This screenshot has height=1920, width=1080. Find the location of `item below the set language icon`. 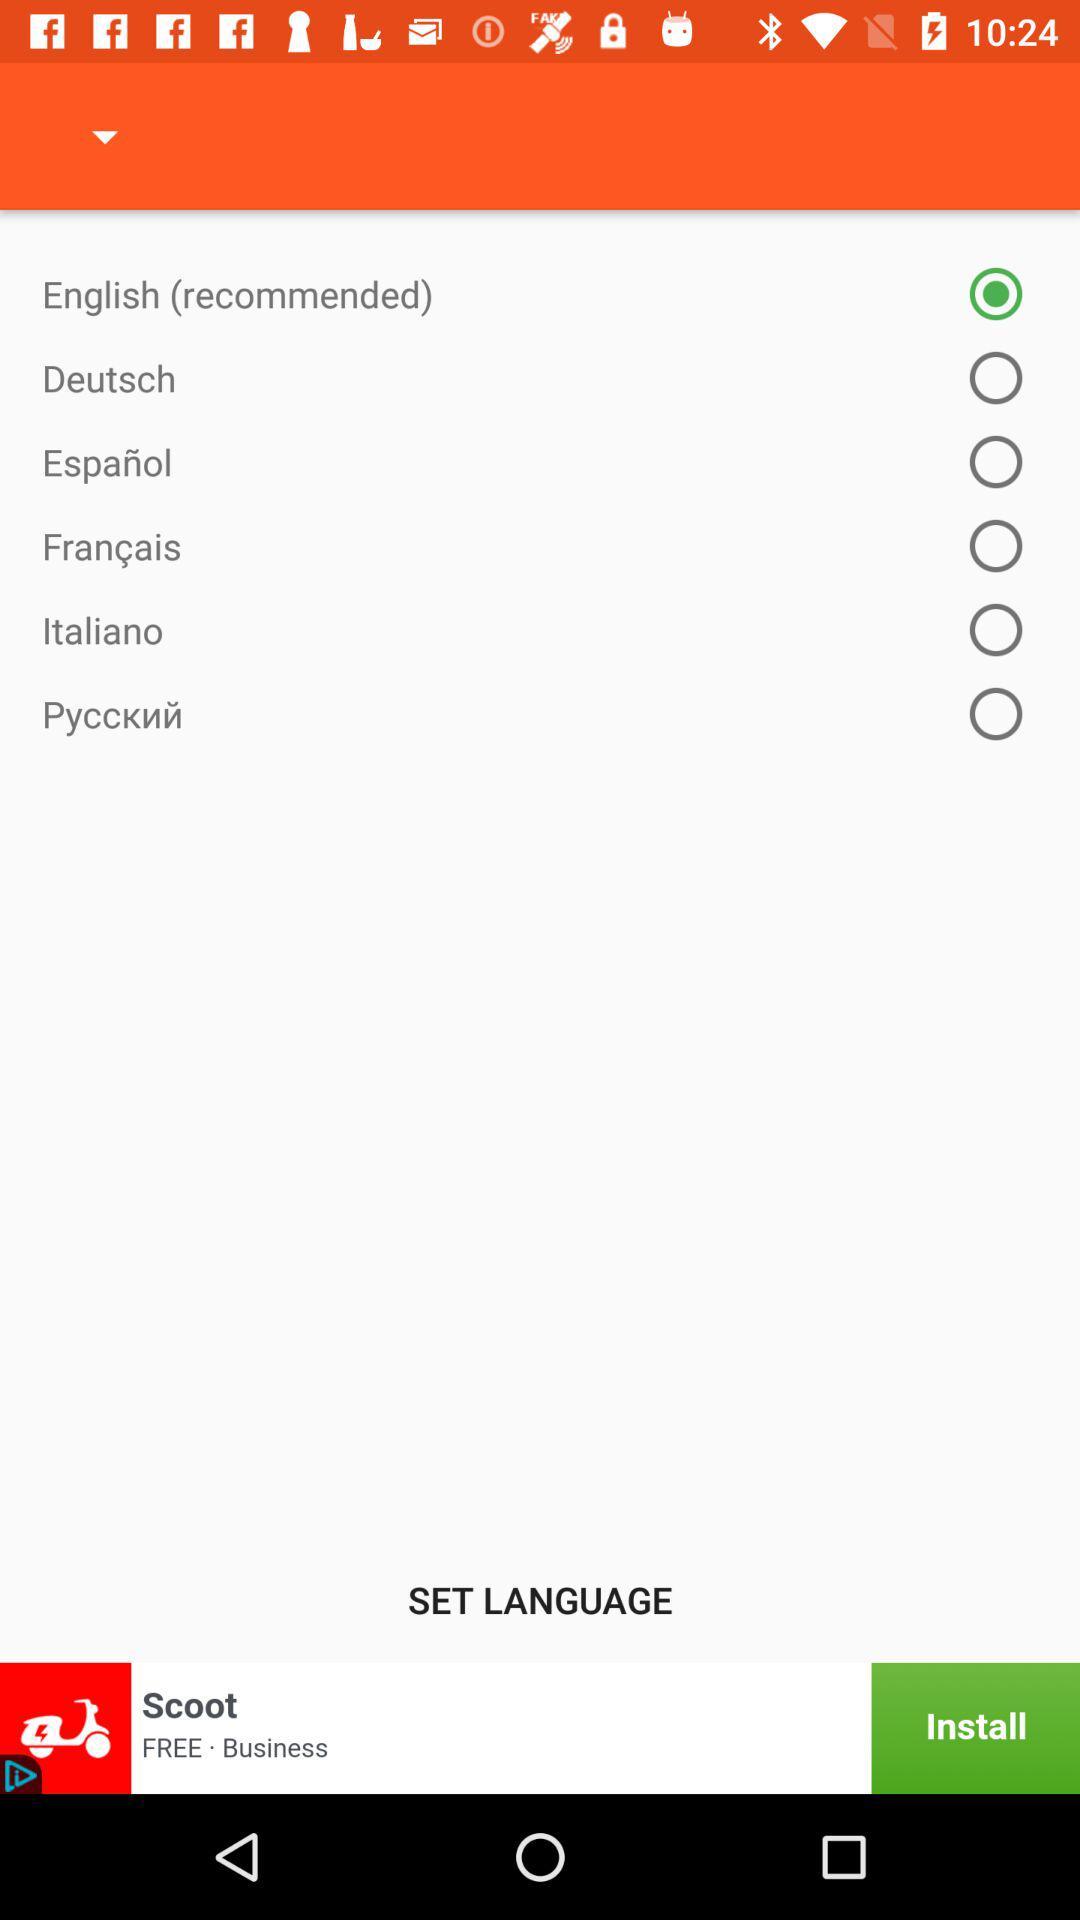

item below the set language icon is located at coordinates (540, 1727).